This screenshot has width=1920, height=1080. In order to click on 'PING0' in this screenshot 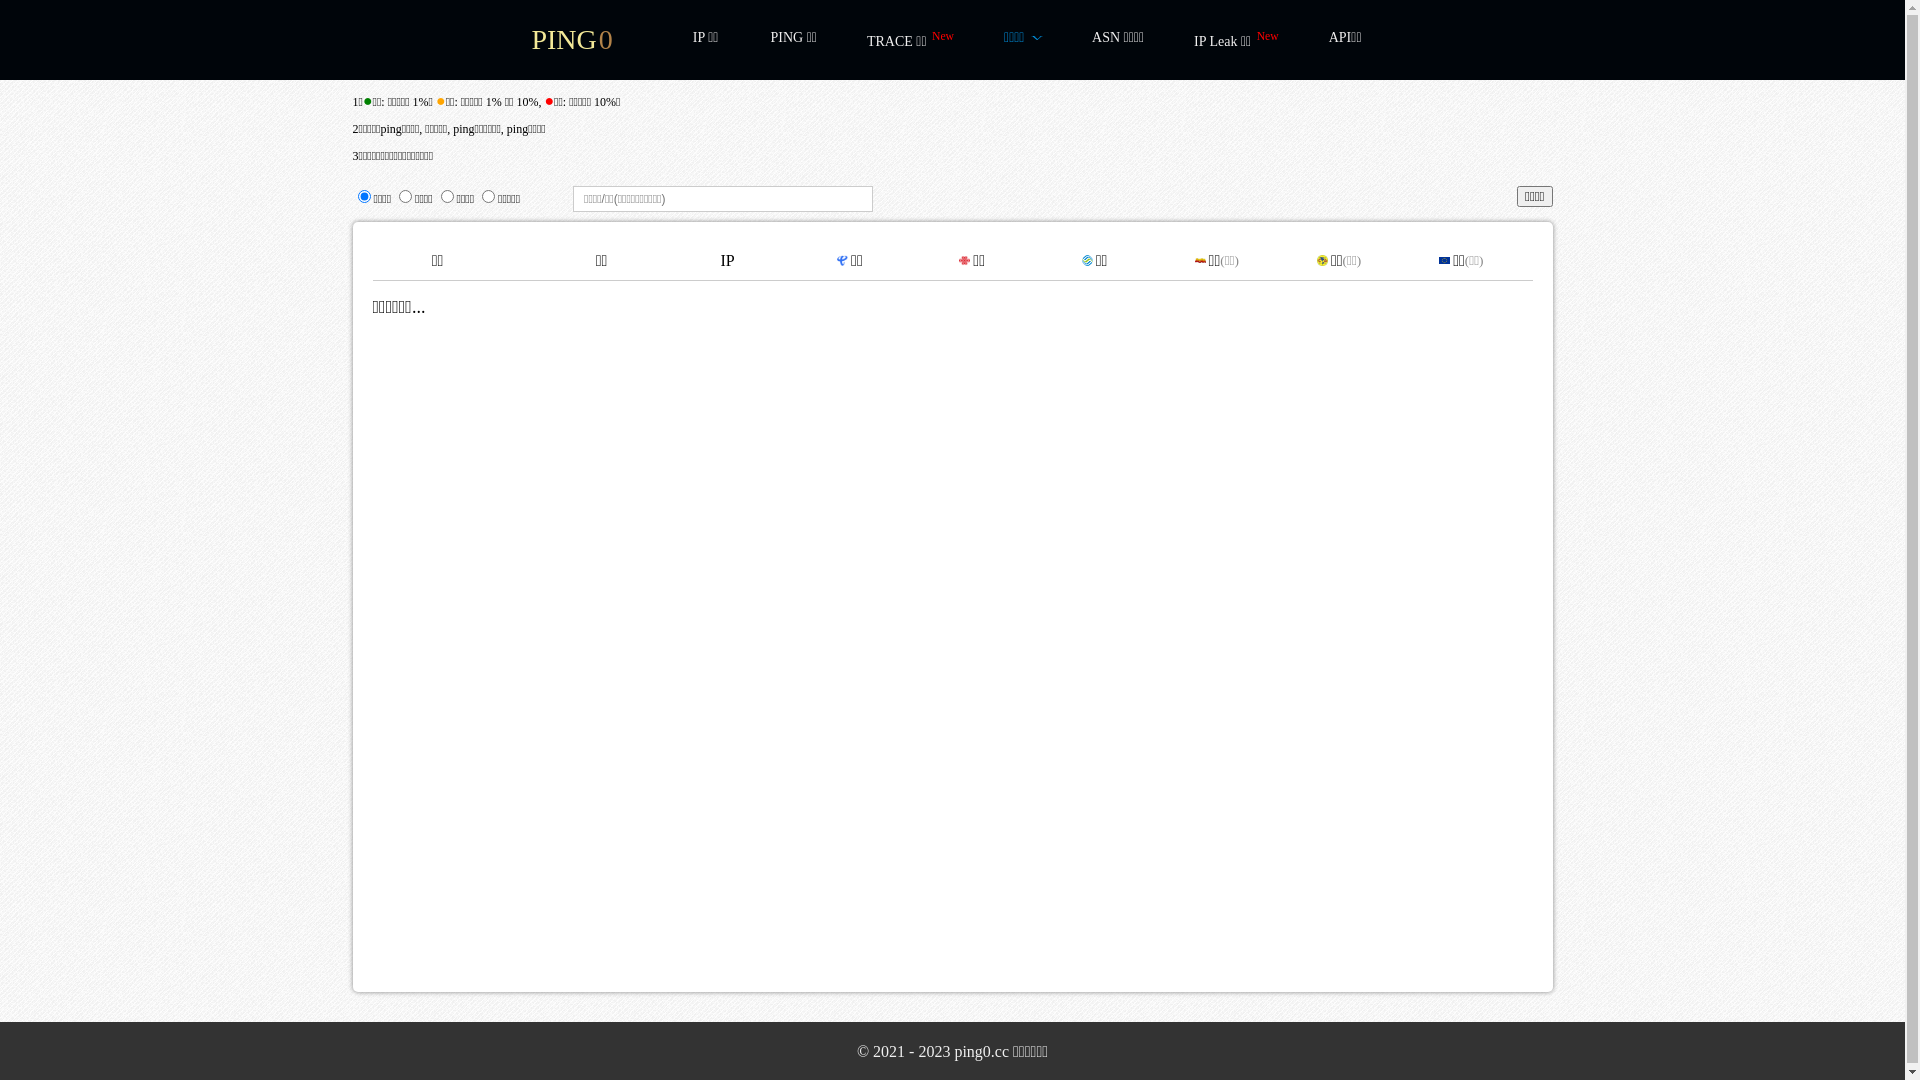, I will do `click(570, 39)`.